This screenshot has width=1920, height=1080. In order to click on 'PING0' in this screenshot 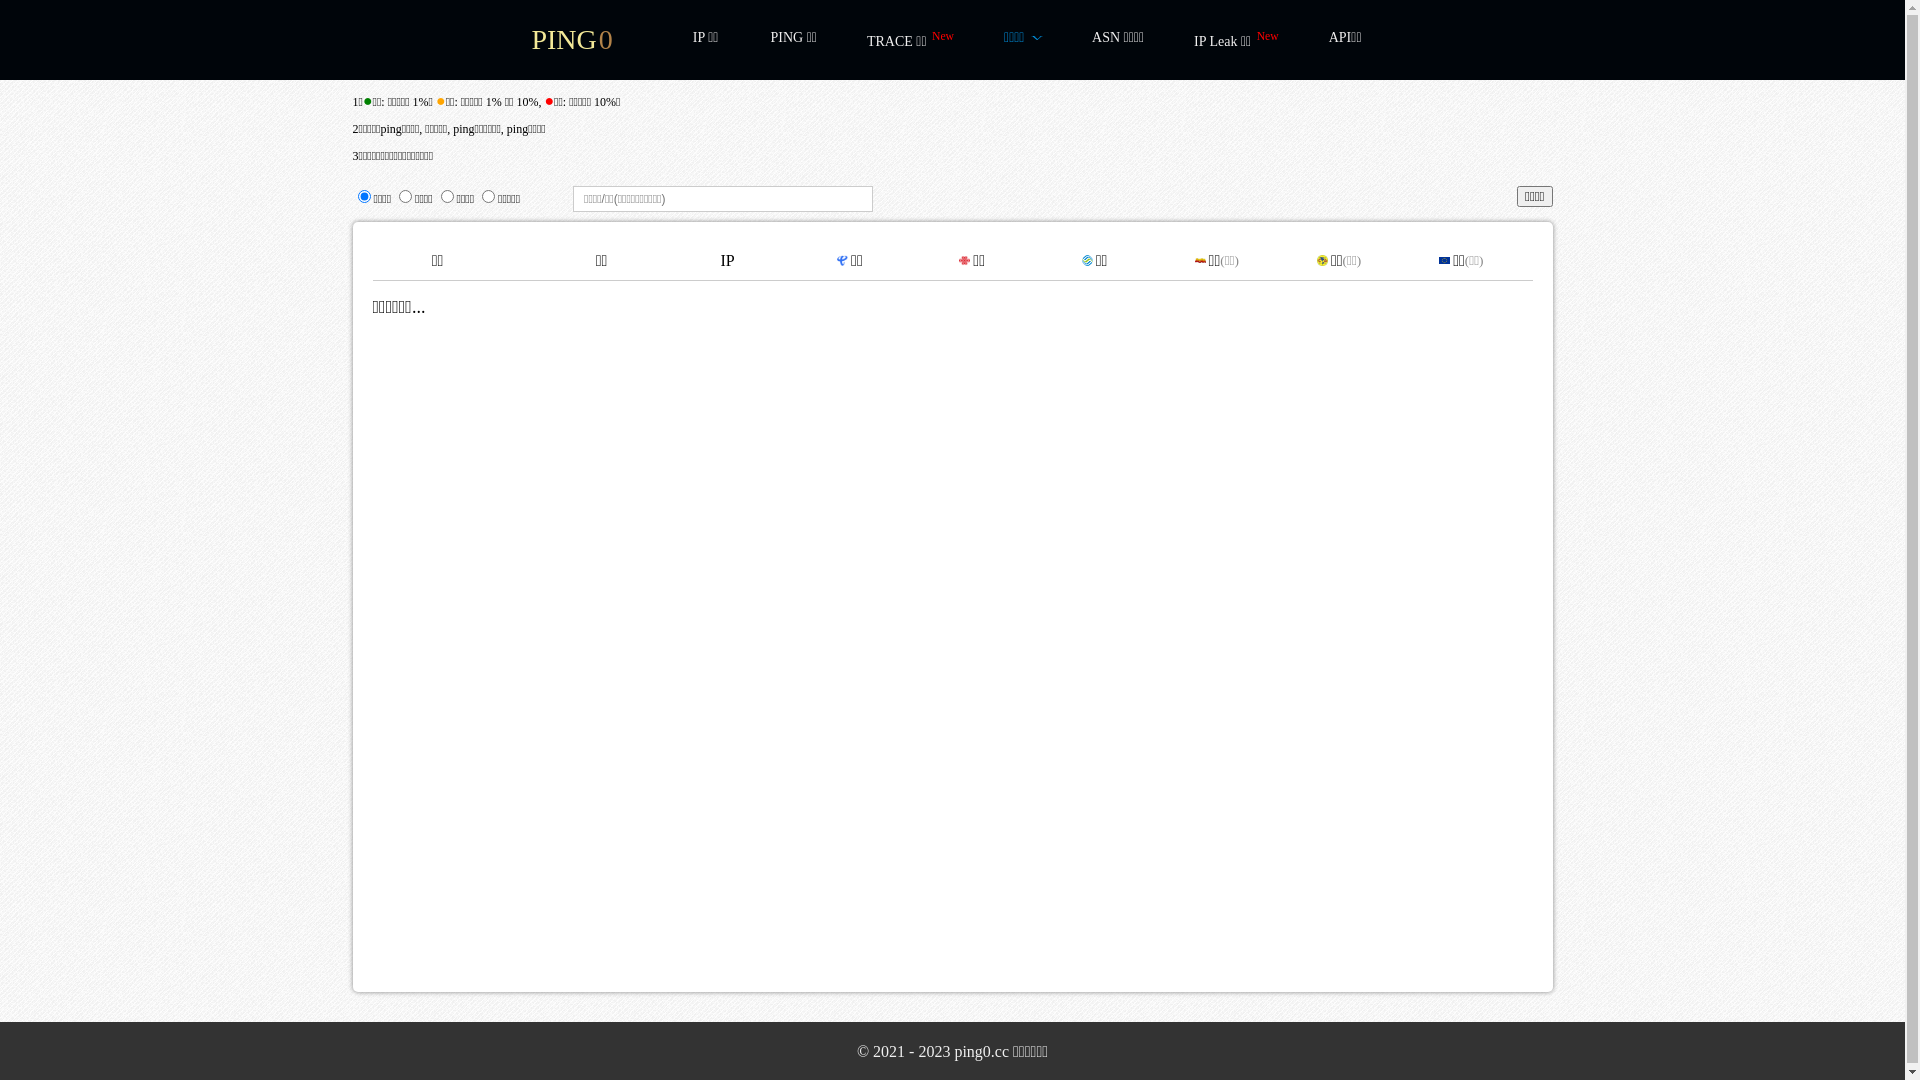, I will do `click(570, 39)`.